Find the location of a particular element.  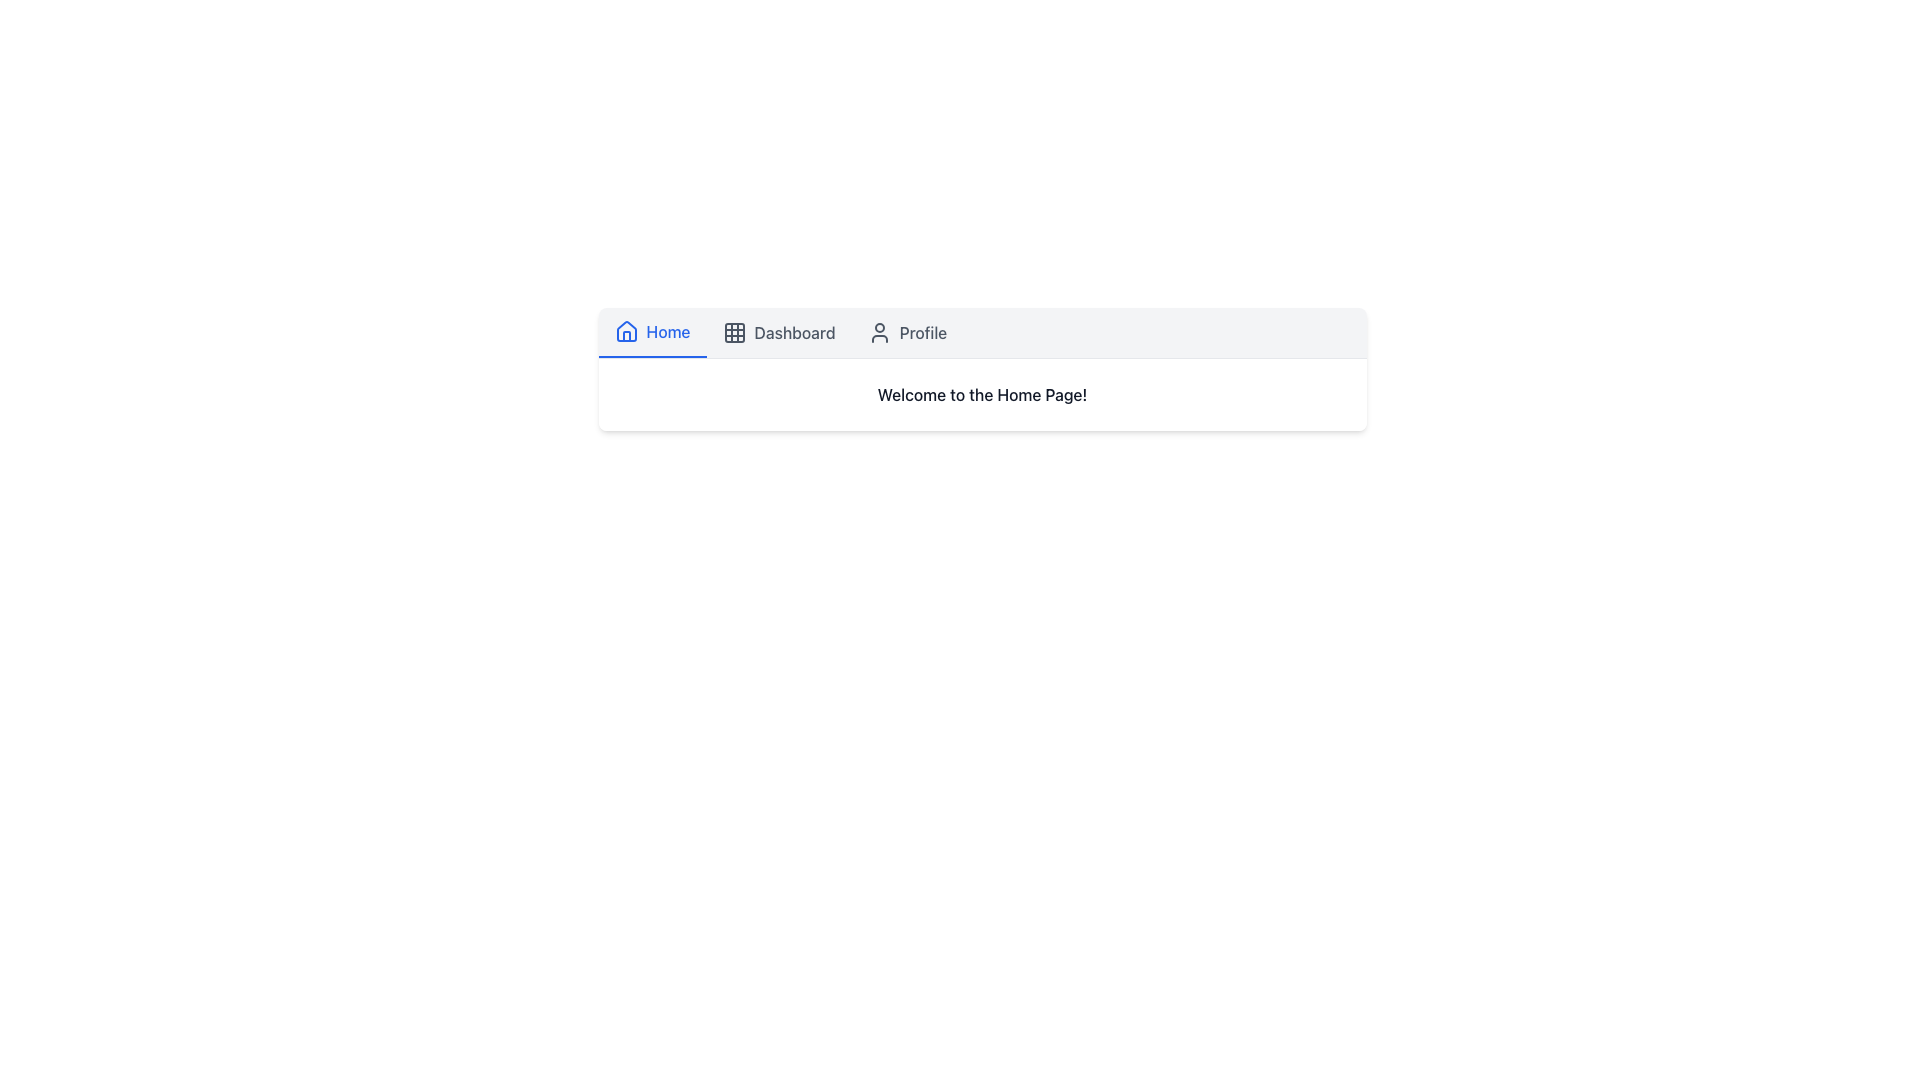

the Static Text element that displays 'Welcome to the Home Page!', which is centrally positioned below the navigation menu is located at coordinates (982, 394).